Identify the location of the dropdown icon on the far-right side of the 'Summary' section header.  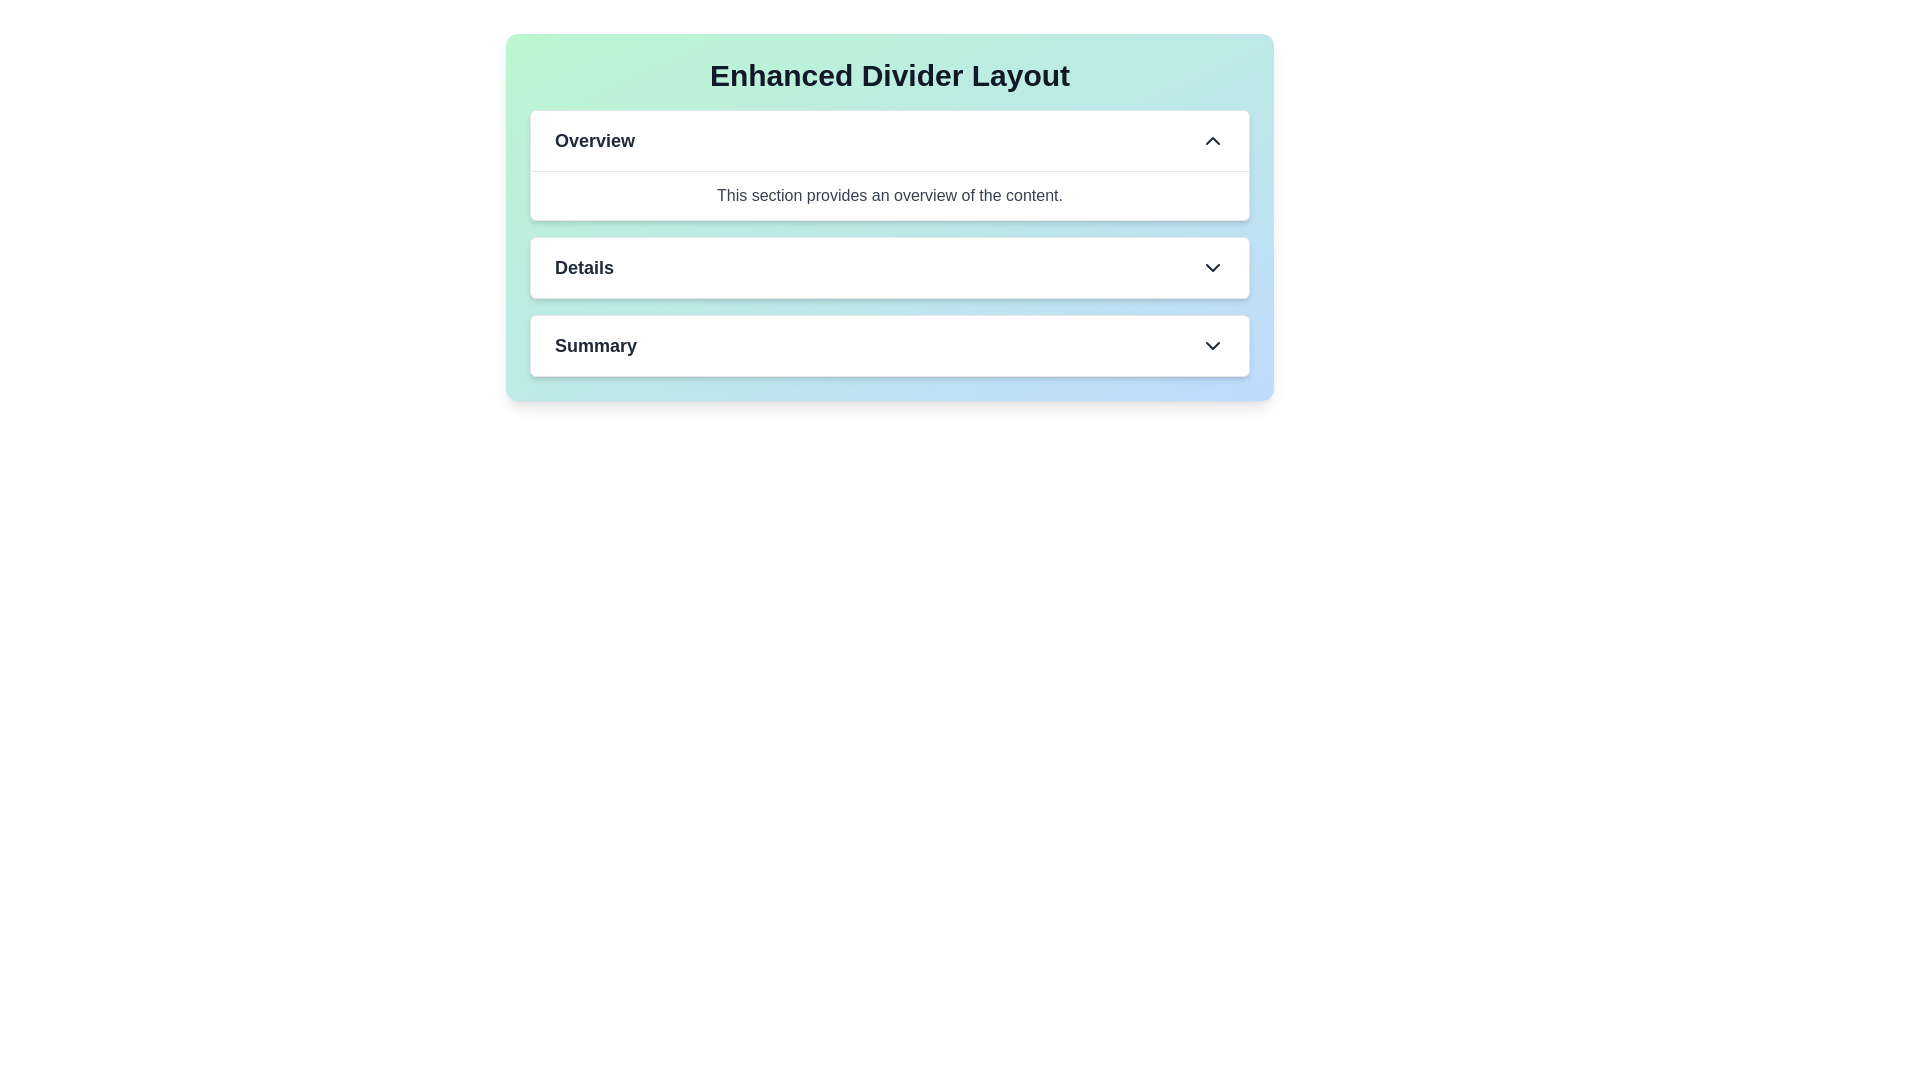
(1212, 345).